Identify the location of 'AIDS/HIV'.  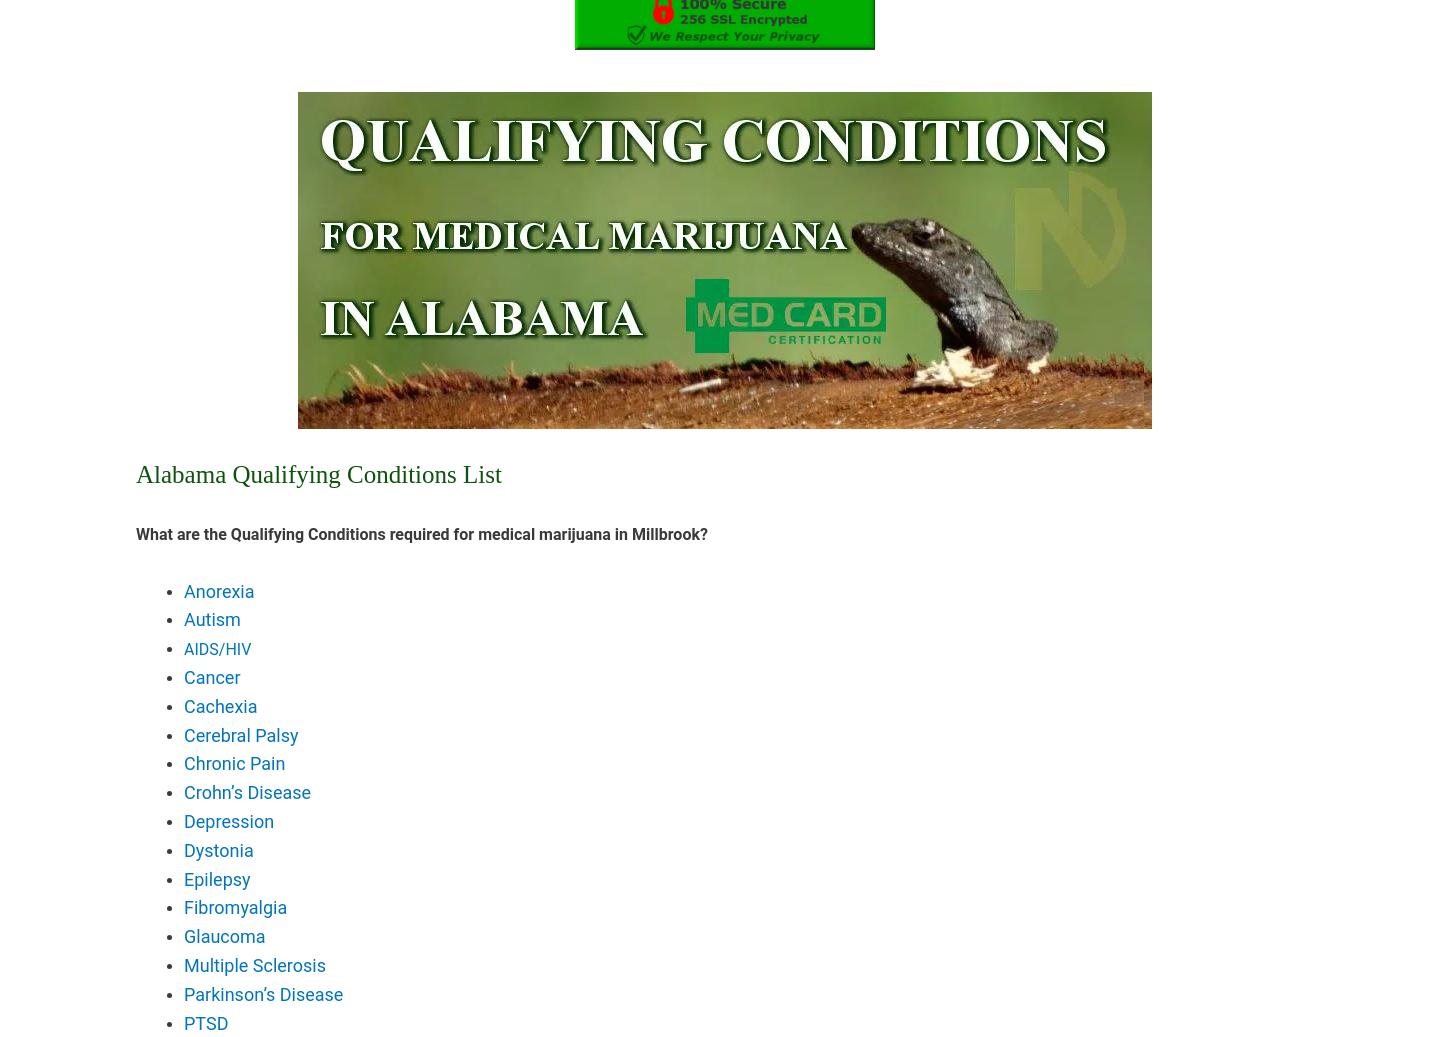
(216, 649).